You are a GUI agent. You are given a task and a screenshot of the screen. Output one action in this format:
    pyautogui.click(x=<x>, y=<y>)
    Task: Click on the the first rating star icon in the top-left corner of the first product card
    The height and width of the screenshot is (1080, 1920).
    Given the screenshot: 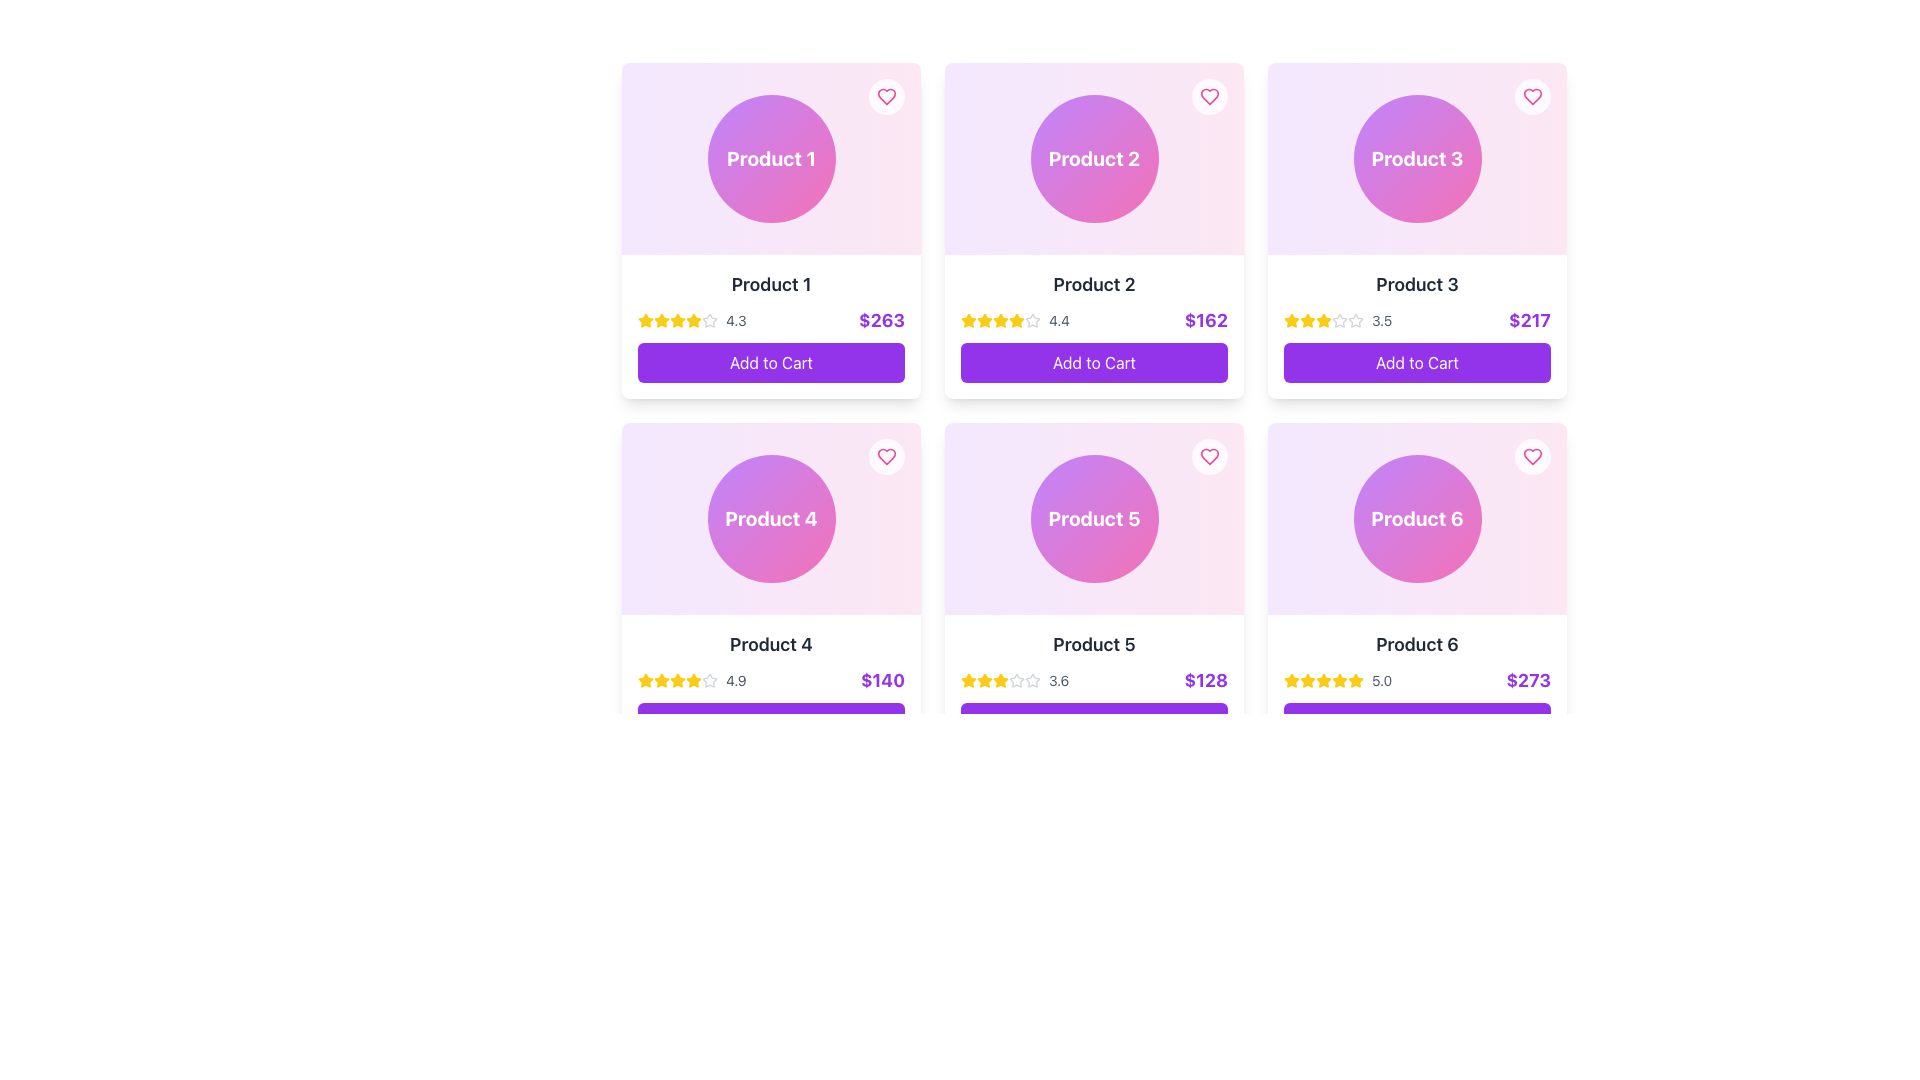 What is the action you would take?
    pyautogui.click(x=646, y=319)
    